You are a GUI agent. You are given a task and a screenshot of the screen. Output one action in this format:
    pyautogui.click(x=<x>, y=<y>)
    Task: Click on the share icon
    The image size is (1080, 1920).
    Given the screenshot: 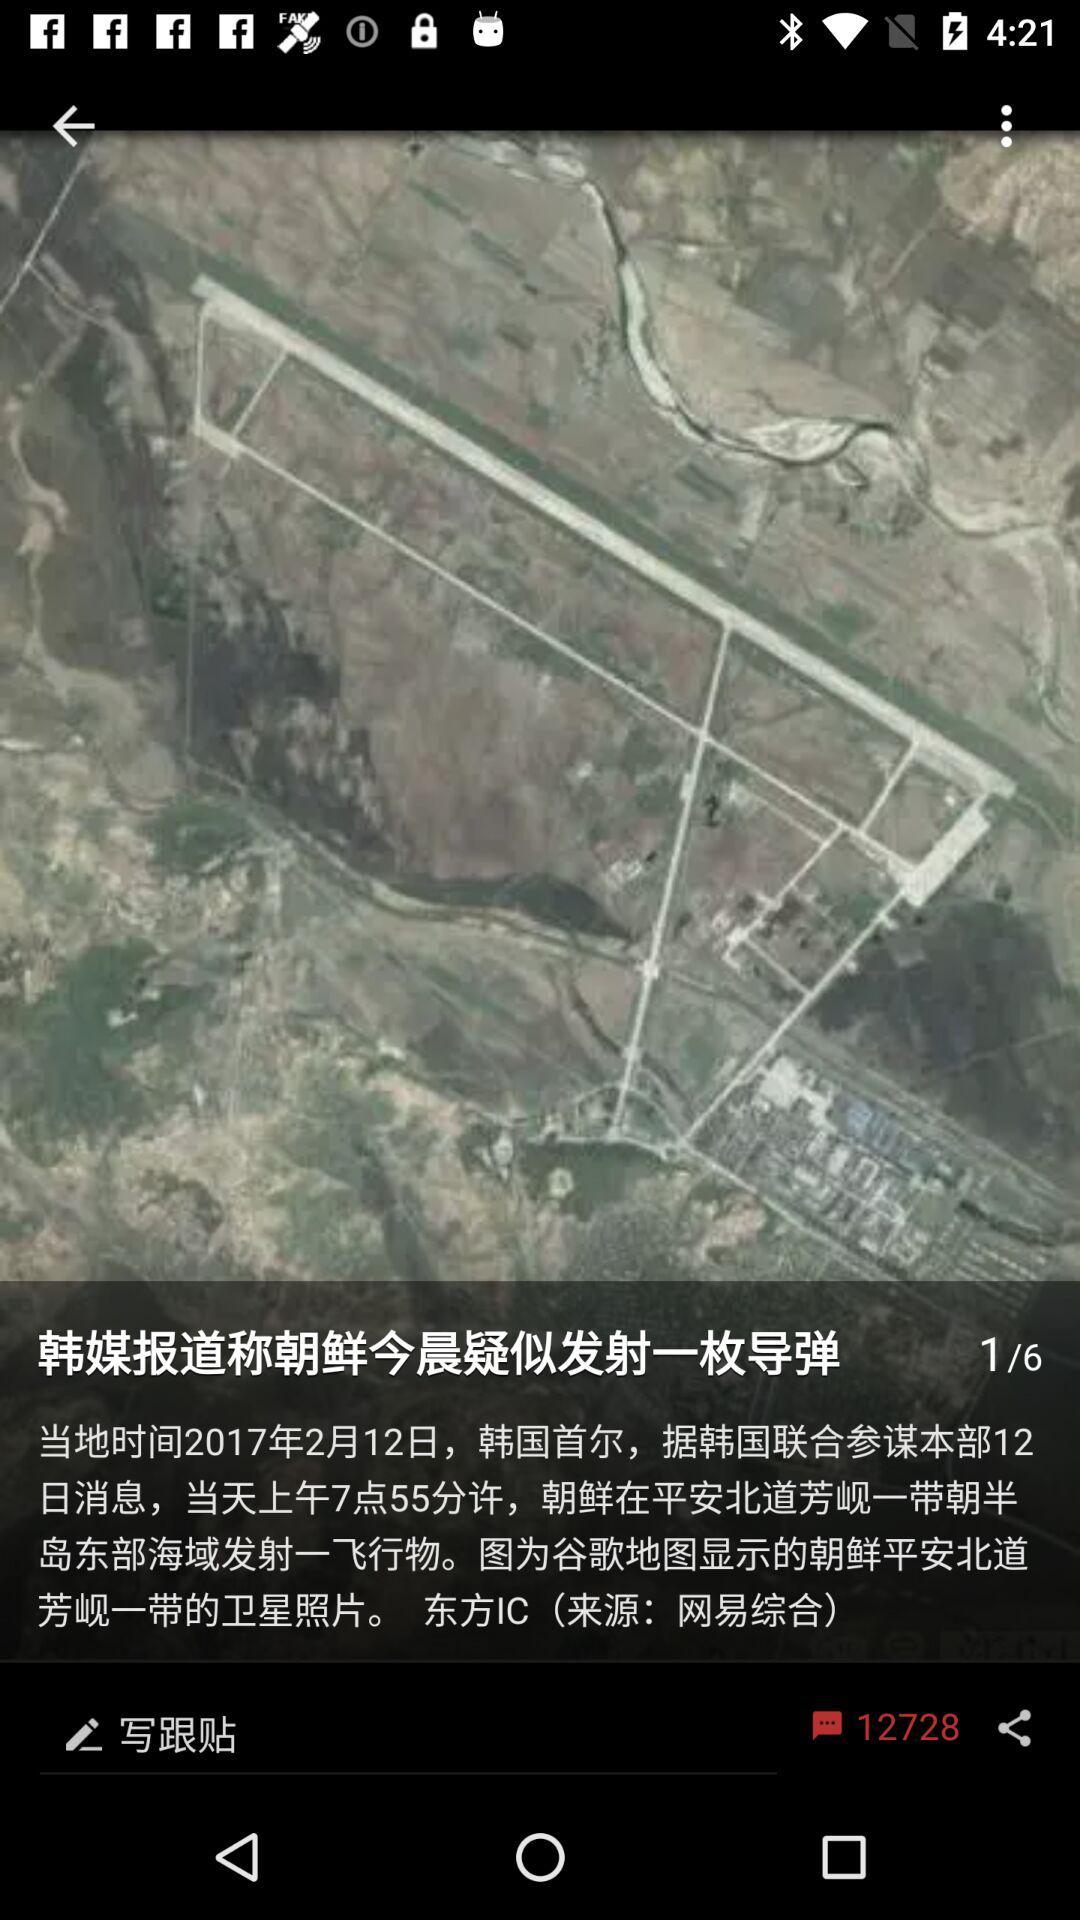 What is the action you would take?
    pyautogui.click(x=1014, y=1727)
    